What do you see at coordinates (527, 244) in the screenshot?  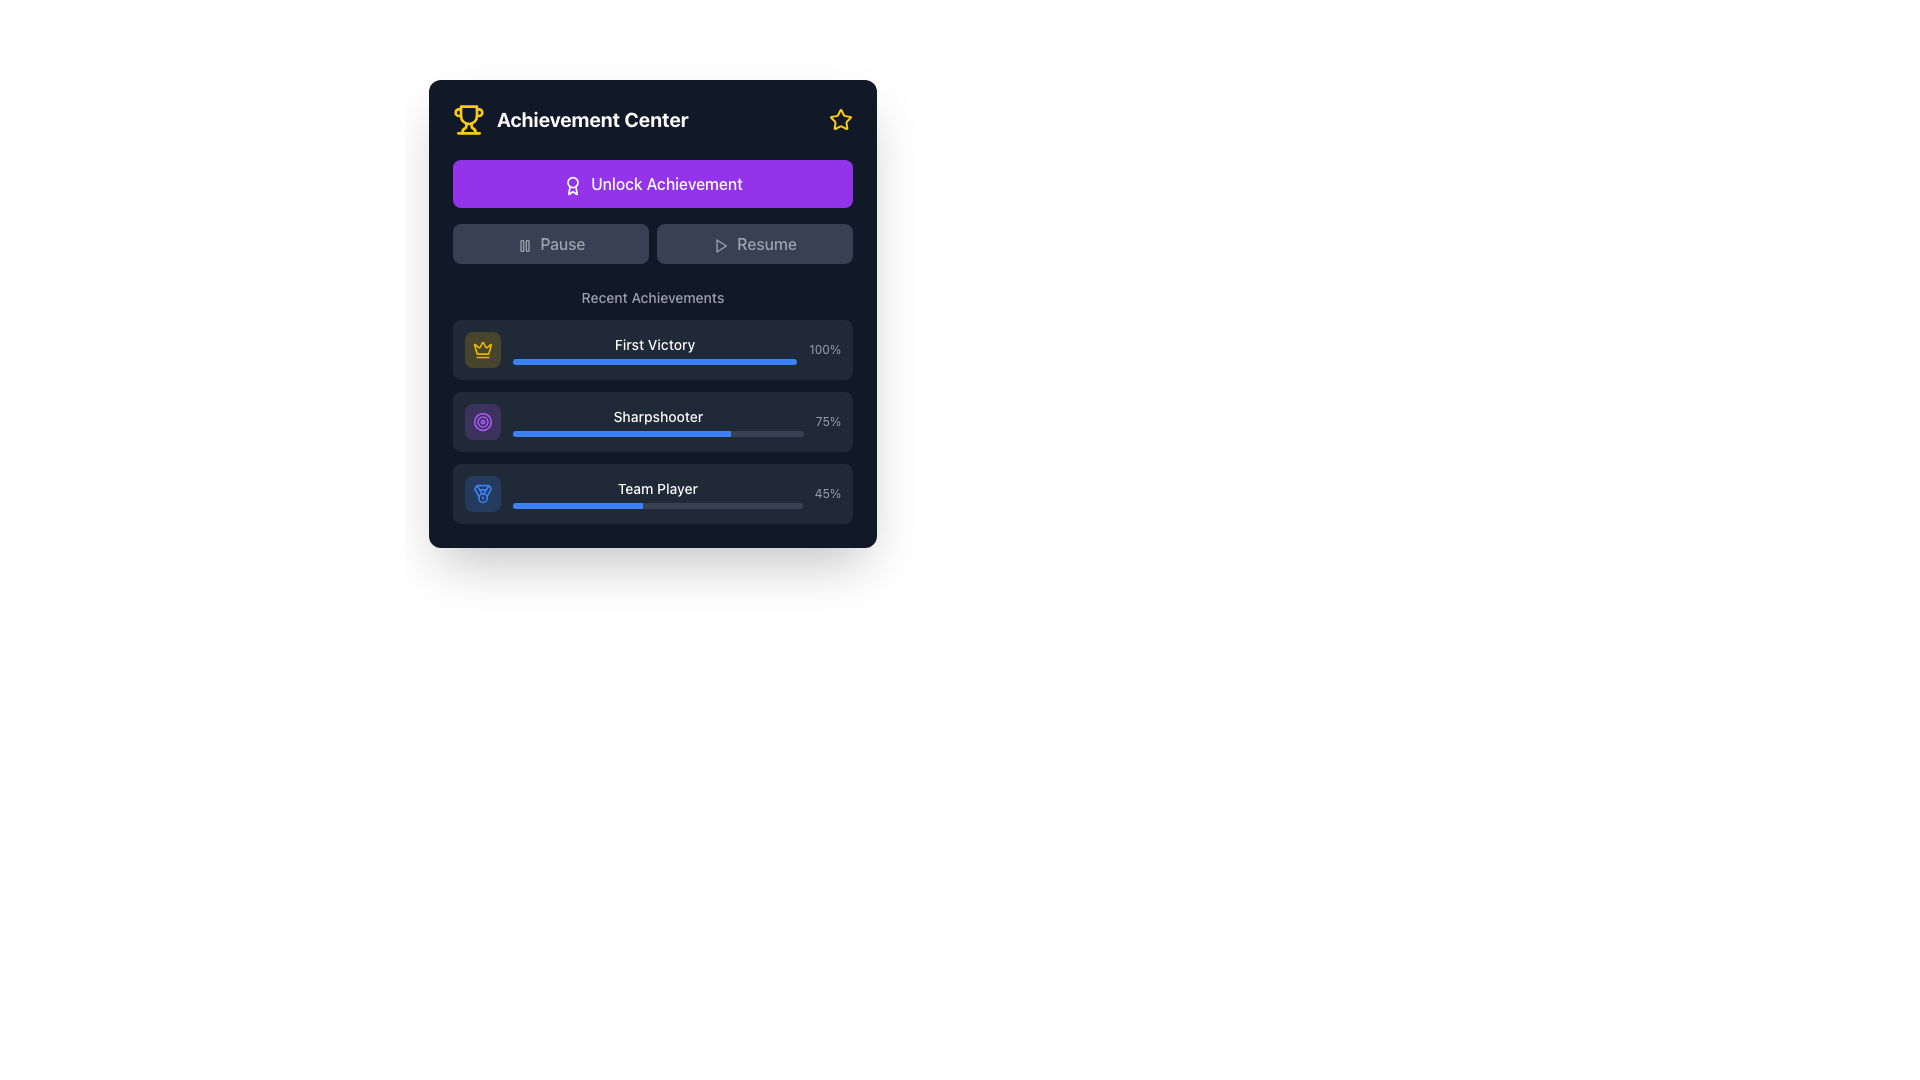 I see `the right vertical bar of the pause icon located in the Achievement Center interface, adjacent to the Pause button` at bounding box center [527, 244].